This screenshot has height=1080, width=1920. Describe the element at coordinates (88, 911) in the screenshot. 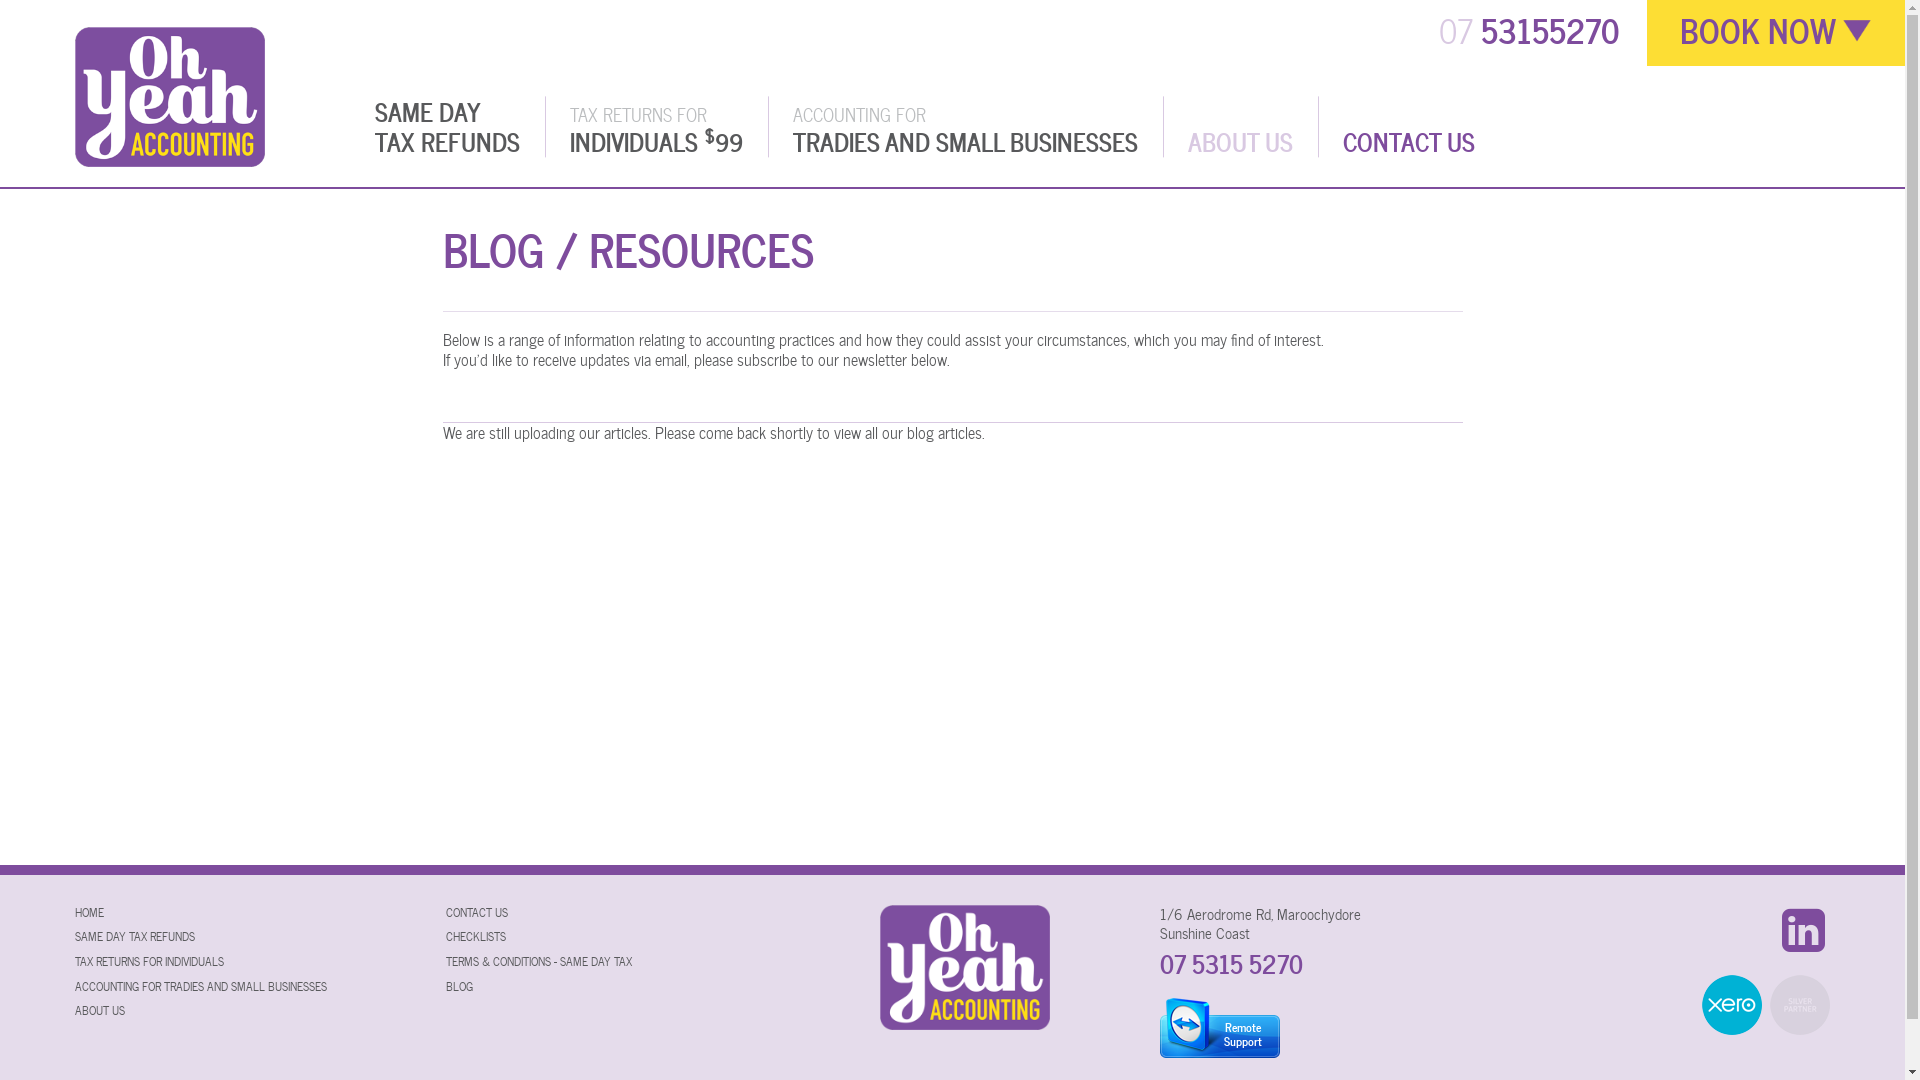

I see `'HOME'` at that location.